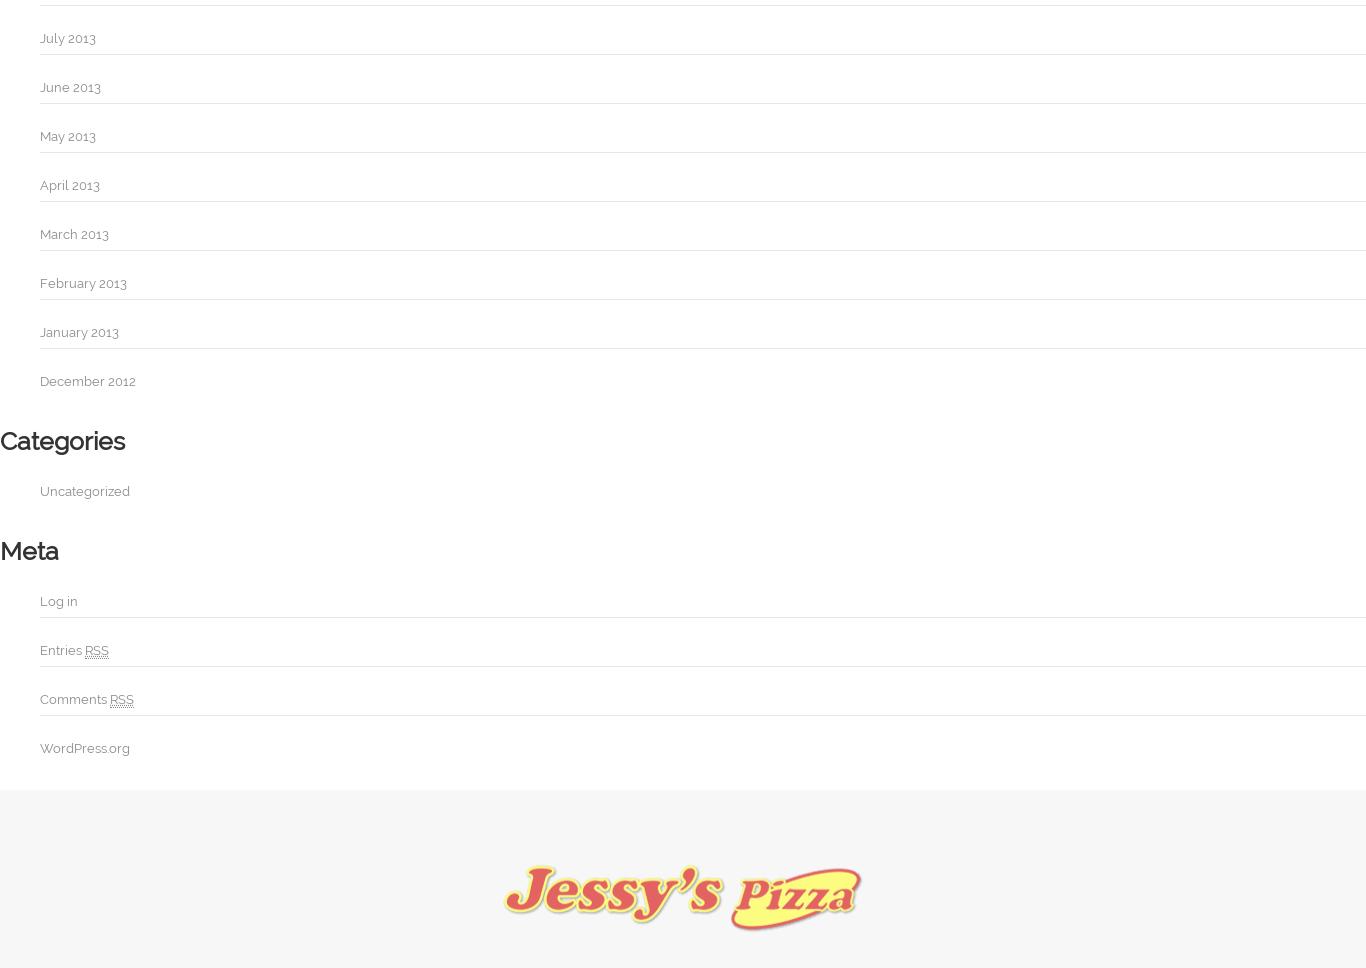 The width and height of the screenshot is (1366, 968). I want to click on 'February 2013', so click(83, 282).